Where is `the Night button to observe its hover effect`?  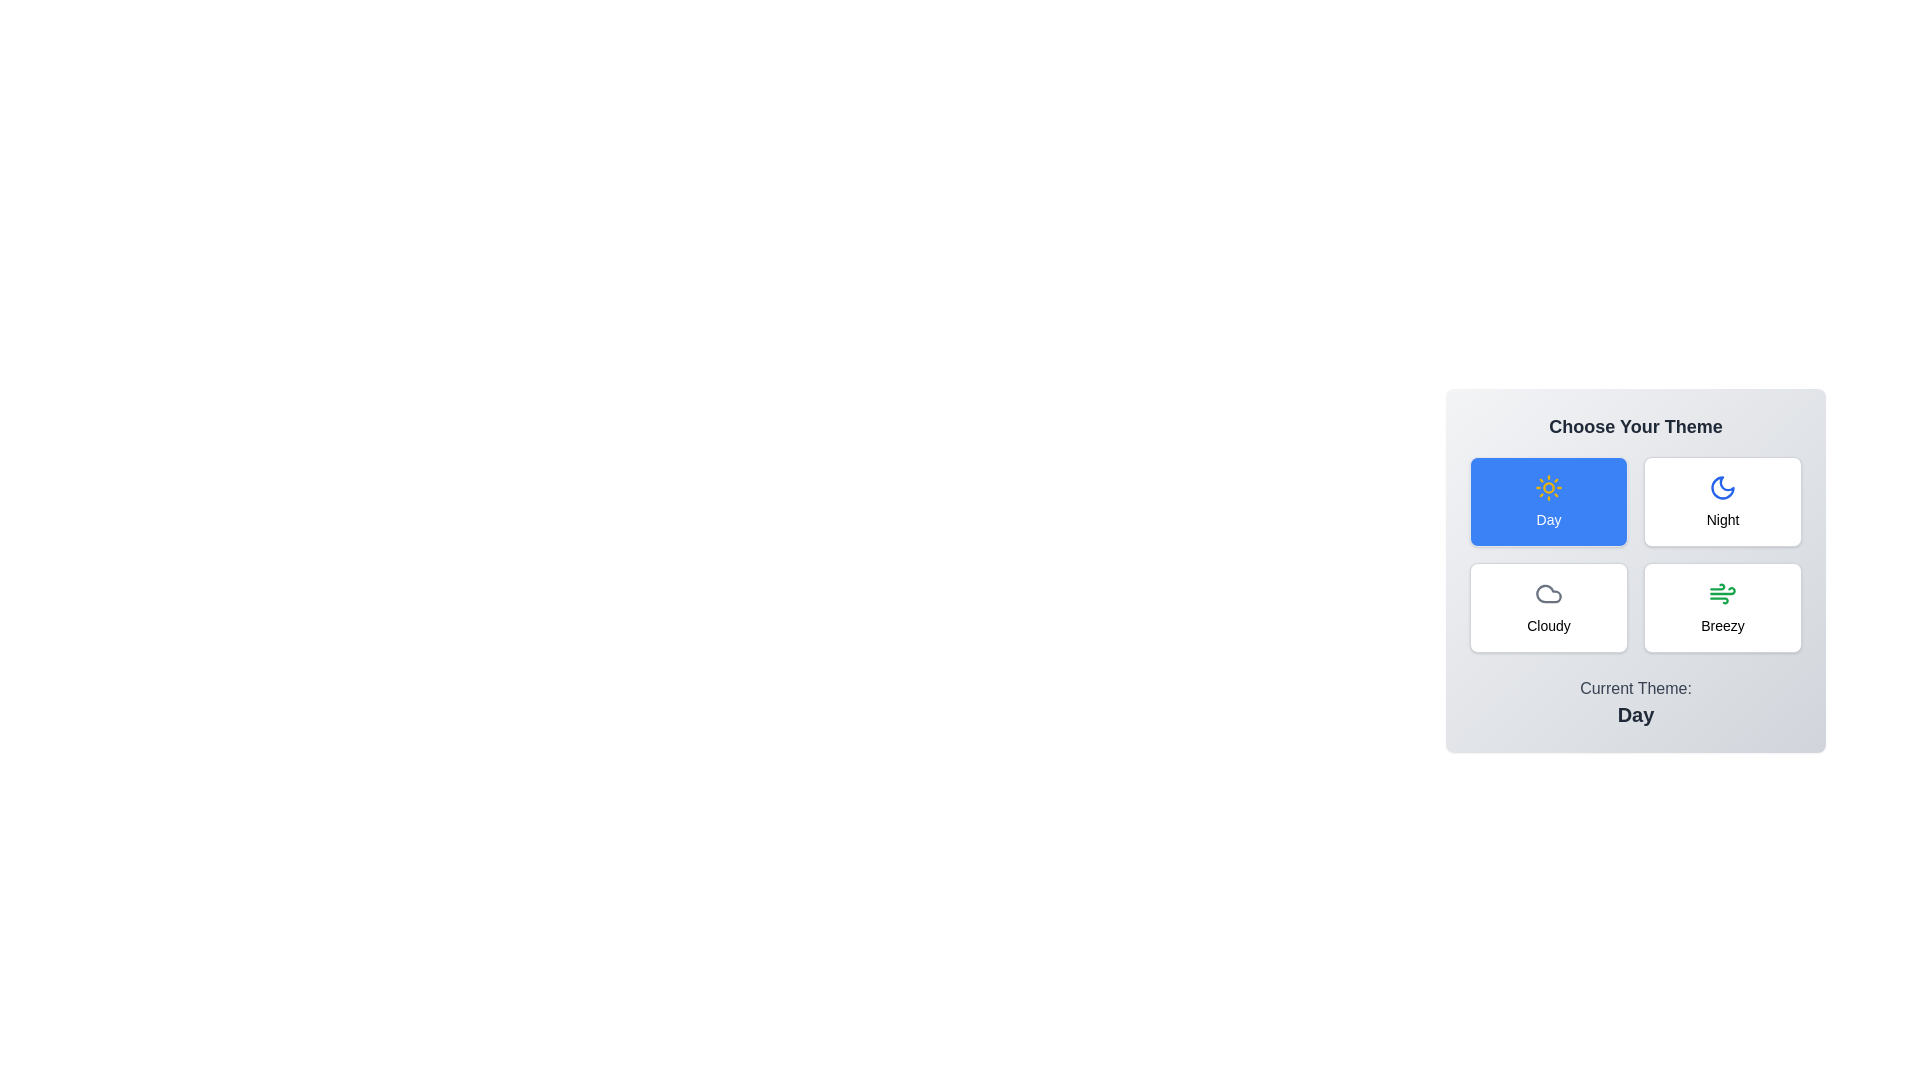
the Night button to observe its hover effect is located at coordinates (1722, 500).